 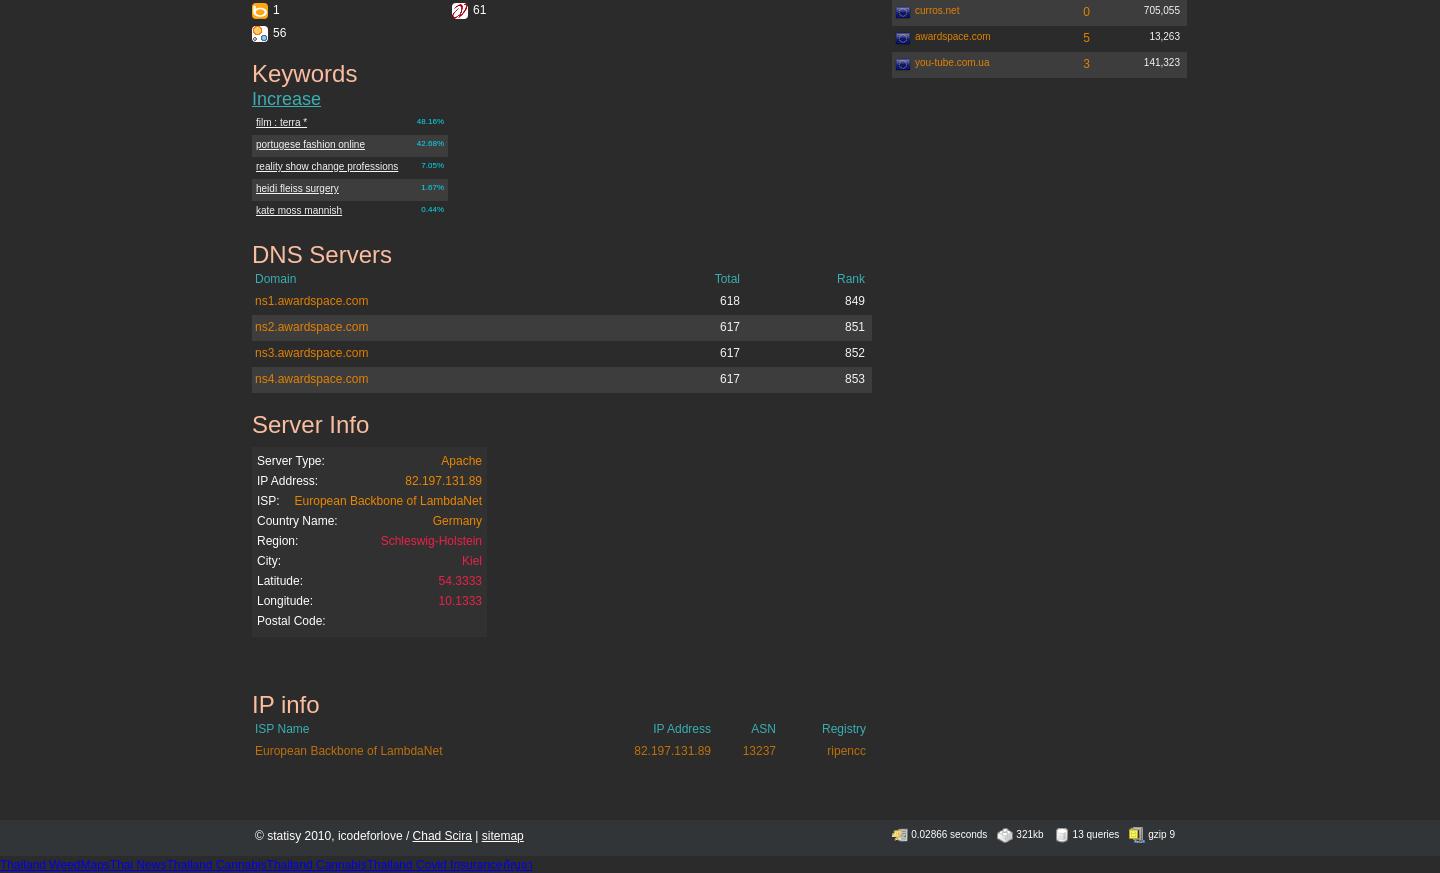 I want to click on '3', so click(x=1085, y=62).